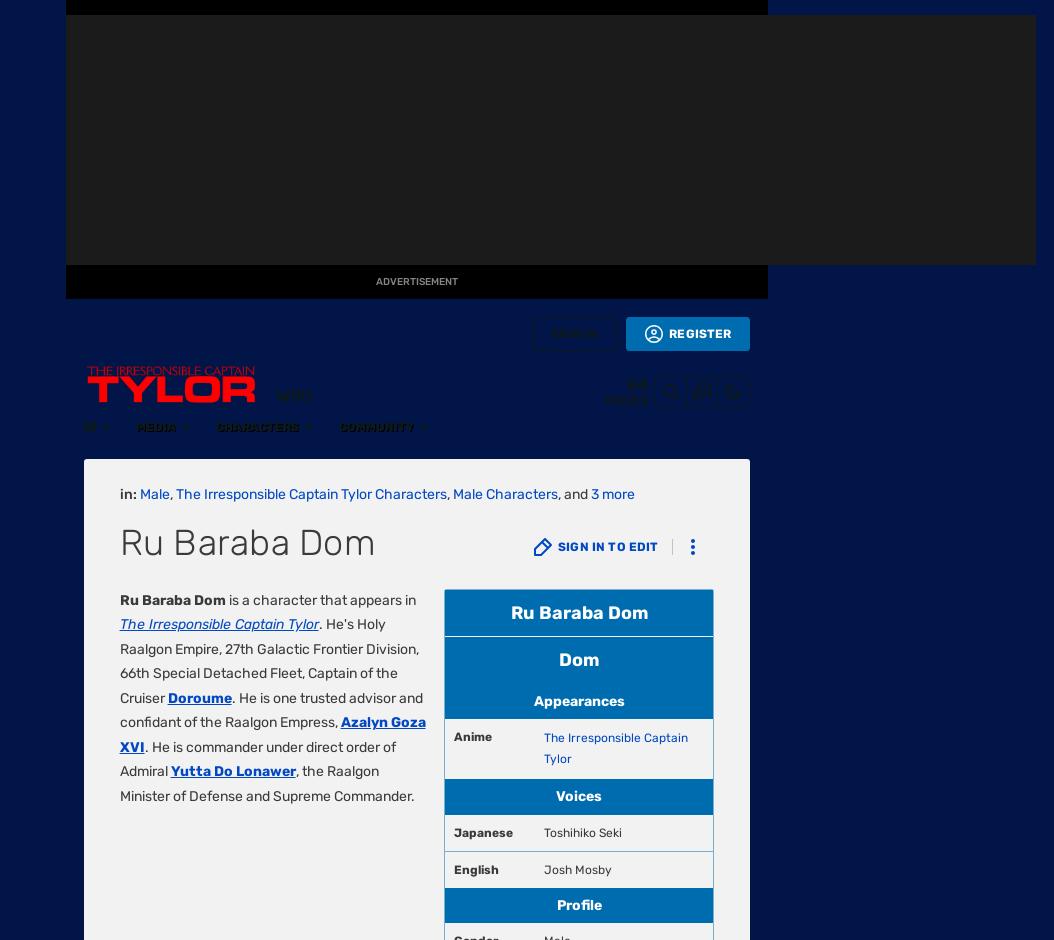 The width and height of the screenshot is (1054, 940). Describe the element at coordinates (32, 501) in the screenshot. I see `'TV'` at that location.